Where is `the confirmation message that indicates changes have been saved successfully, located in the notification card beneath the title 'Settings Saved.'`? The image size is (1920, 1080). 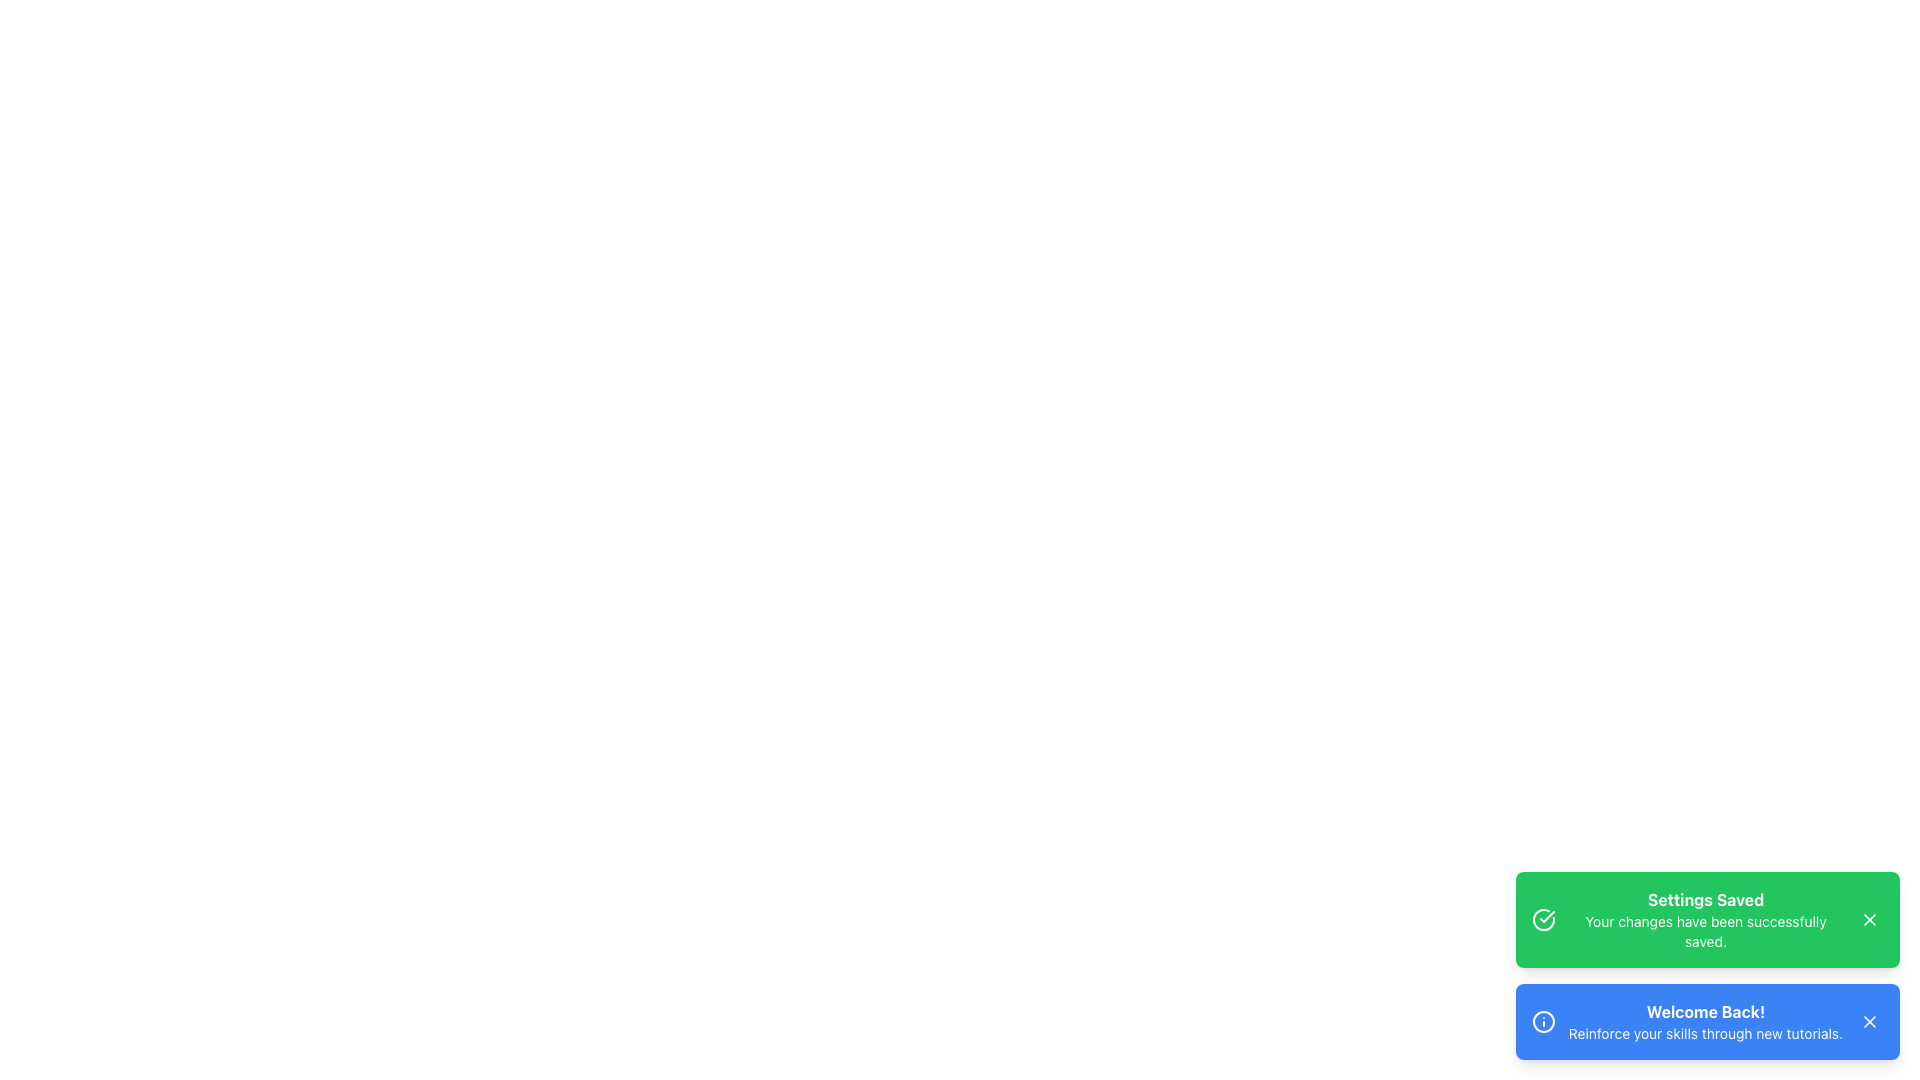
the confirmation message that indicates changes have been saved successfully, located in the notification card beneath the title 'Settings Saved.' is located at coordinates (1704, 932).